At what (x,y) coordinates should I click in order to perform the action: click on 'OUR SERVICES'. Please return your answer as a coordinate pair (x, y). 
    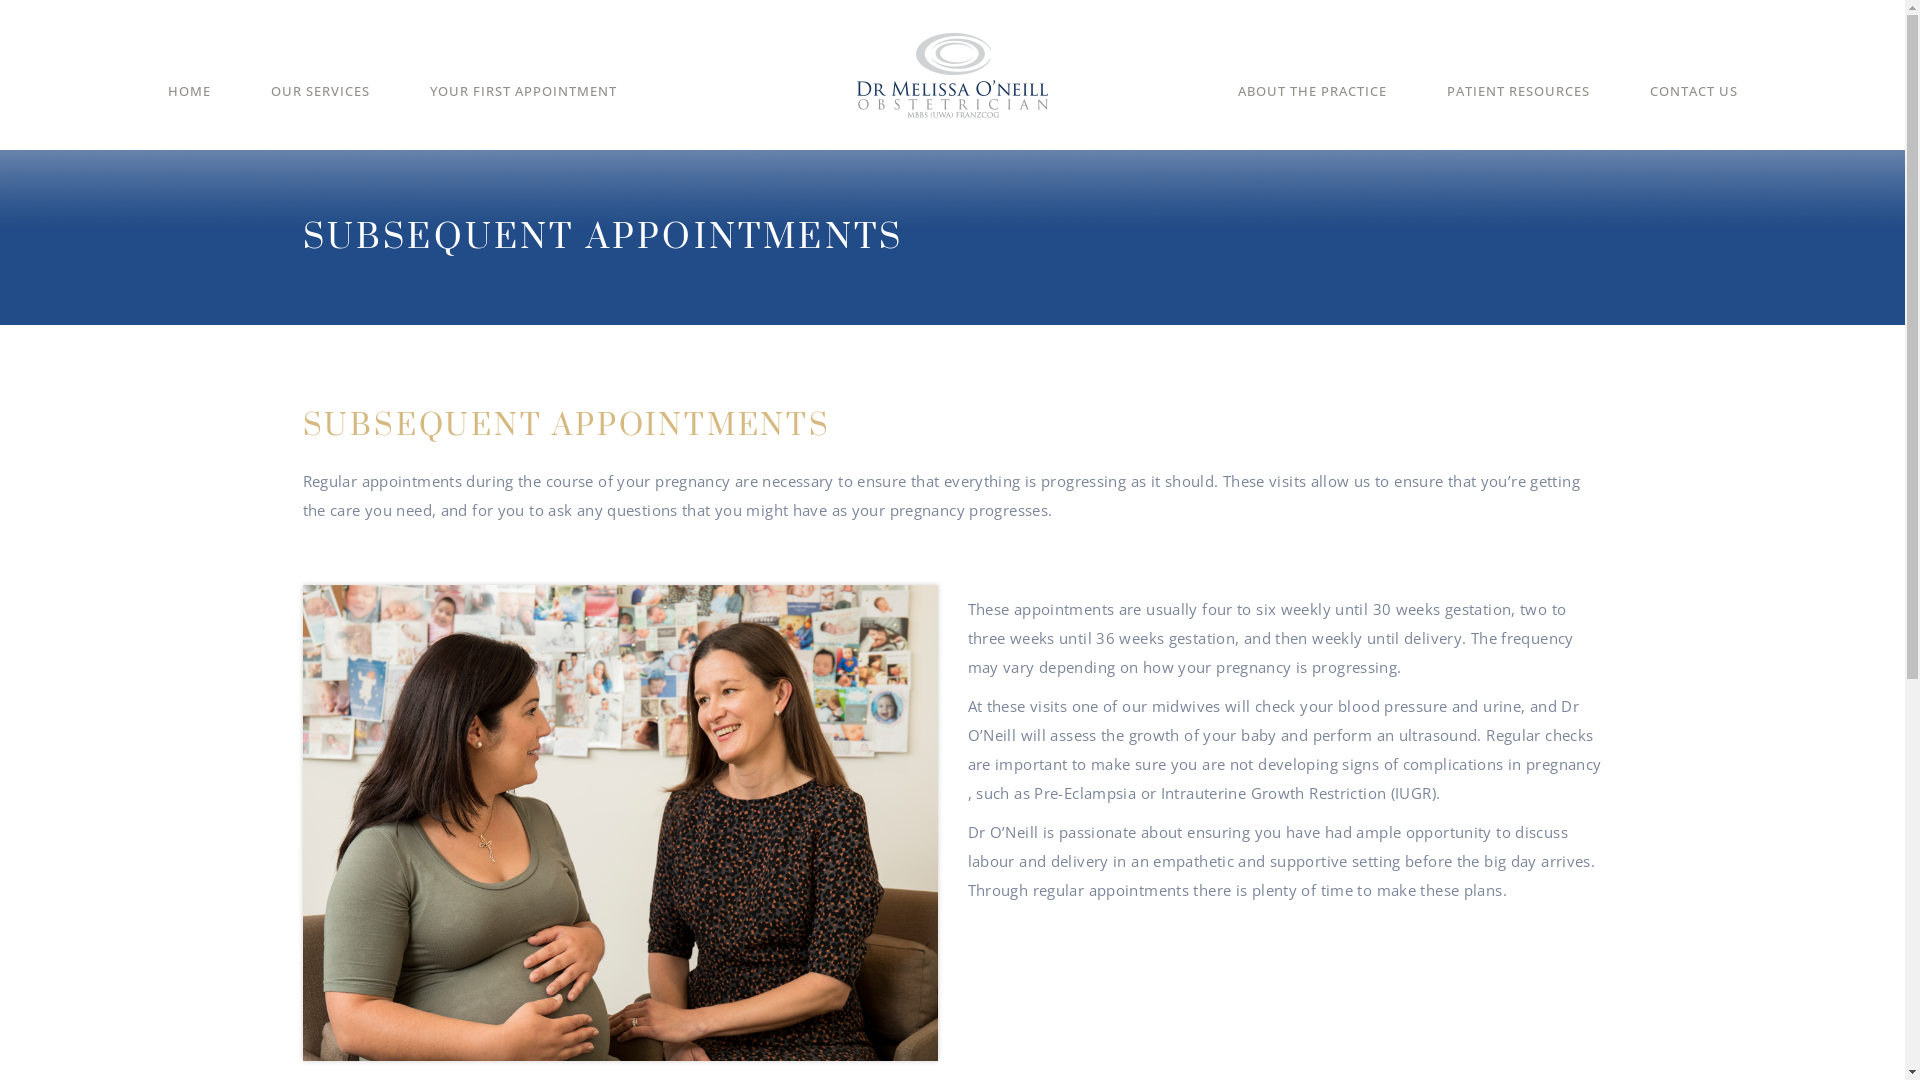
    Looking at the image, I should click on (318, 105).